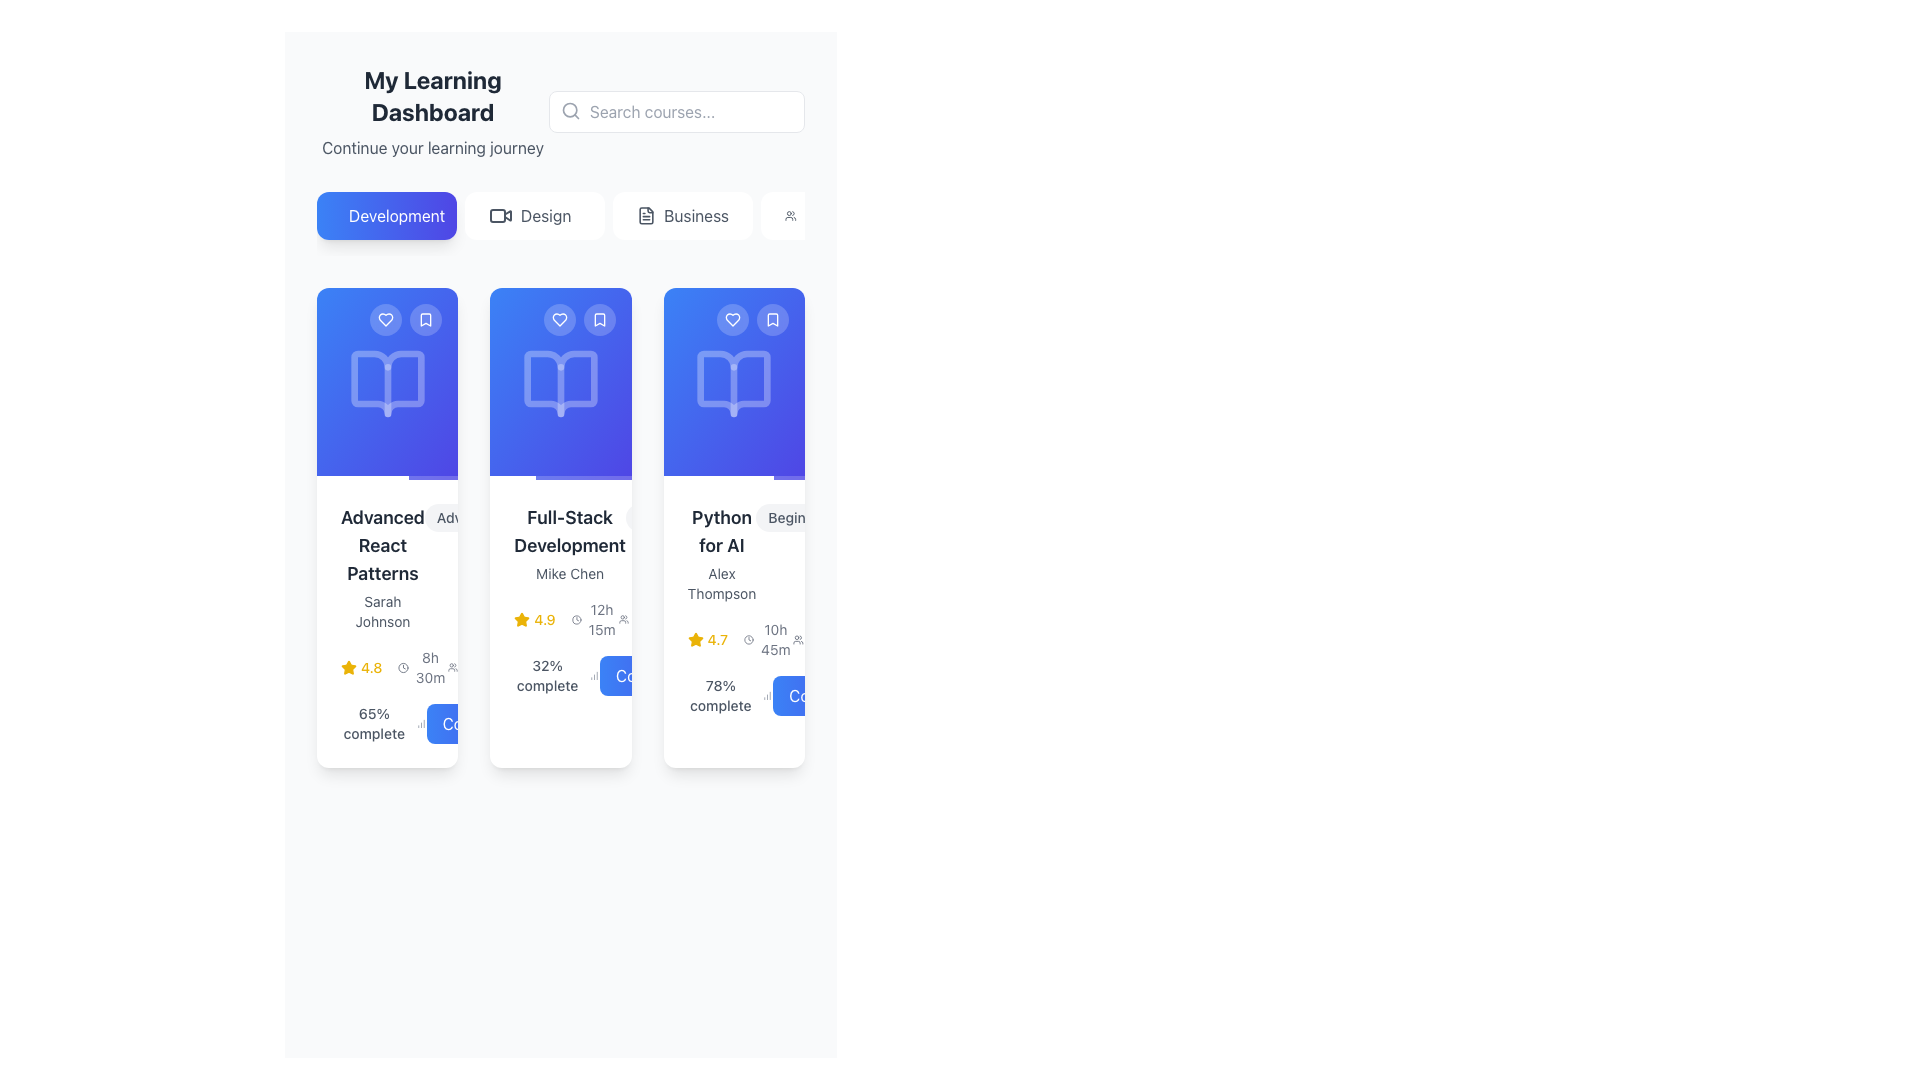 Image resolution: width=1920 pixels, height=1080 pixels. I want to click on text displayed on the label showing the course title 'Python for AI', which is prominently styled in bold, located in the third column of the grid layout, above the name 'Alex Thompson', so click(720, 531).